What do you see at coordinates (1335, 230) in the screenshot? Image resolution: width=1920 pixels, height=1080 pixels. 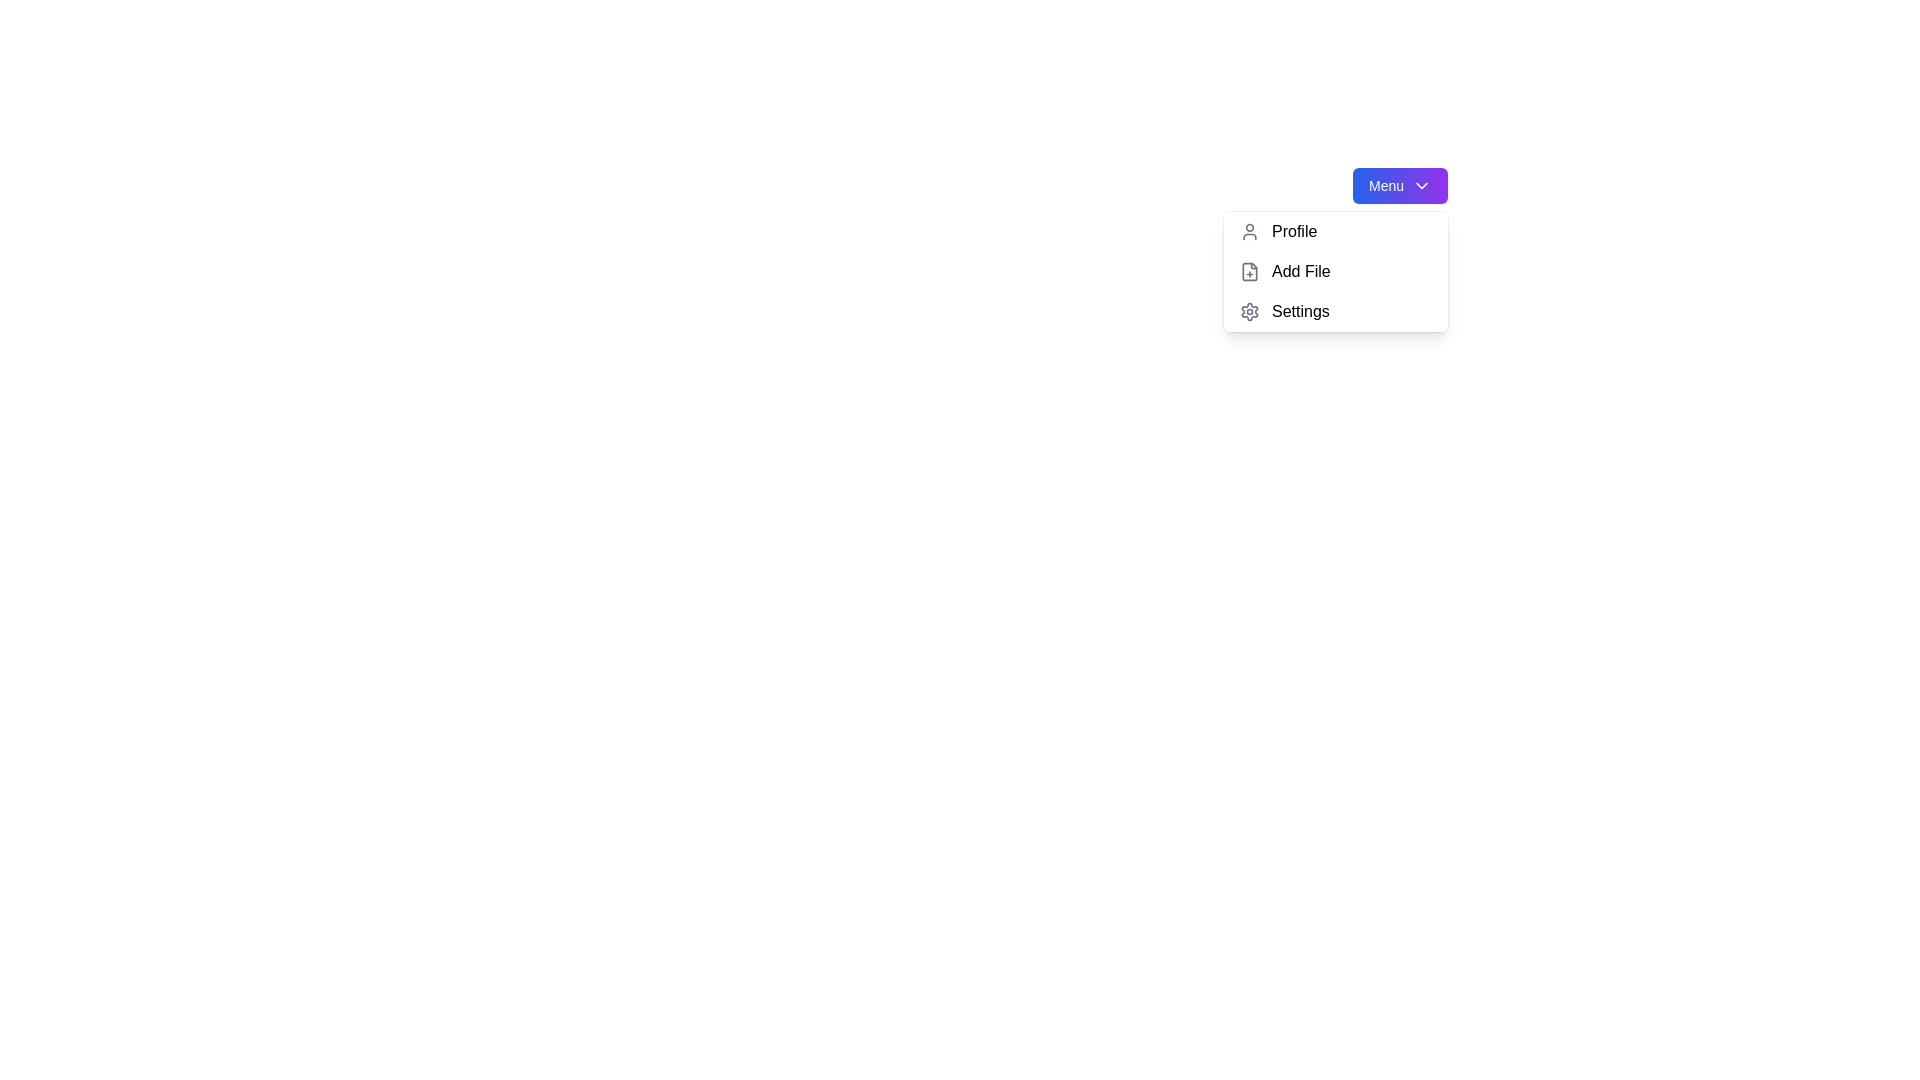 I see `the 'Profile' menu entry` at bounding box center [1335, 230].